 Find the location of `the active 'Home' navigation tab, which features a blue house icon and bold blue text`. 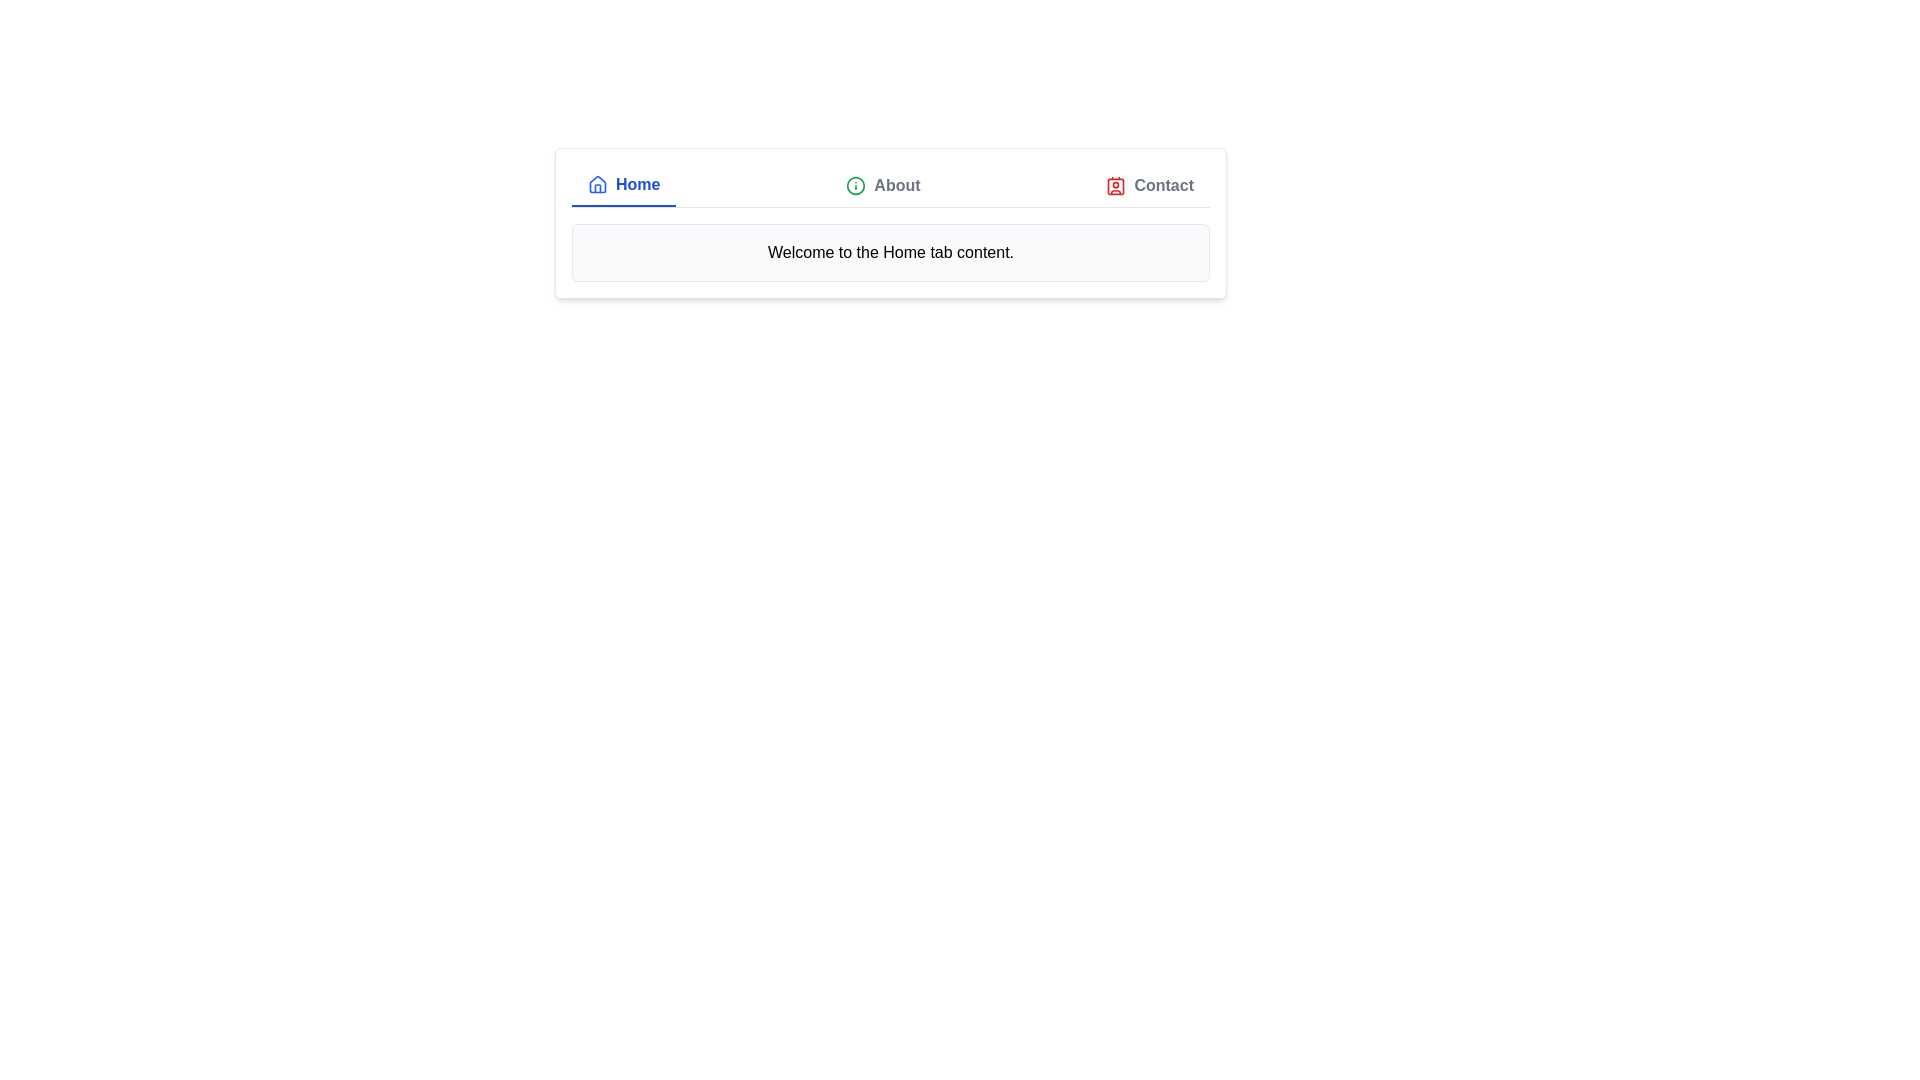

the active 'Home' navigation tab, which features a blue house icon and bold blue text is located at coordinates (623, 185).